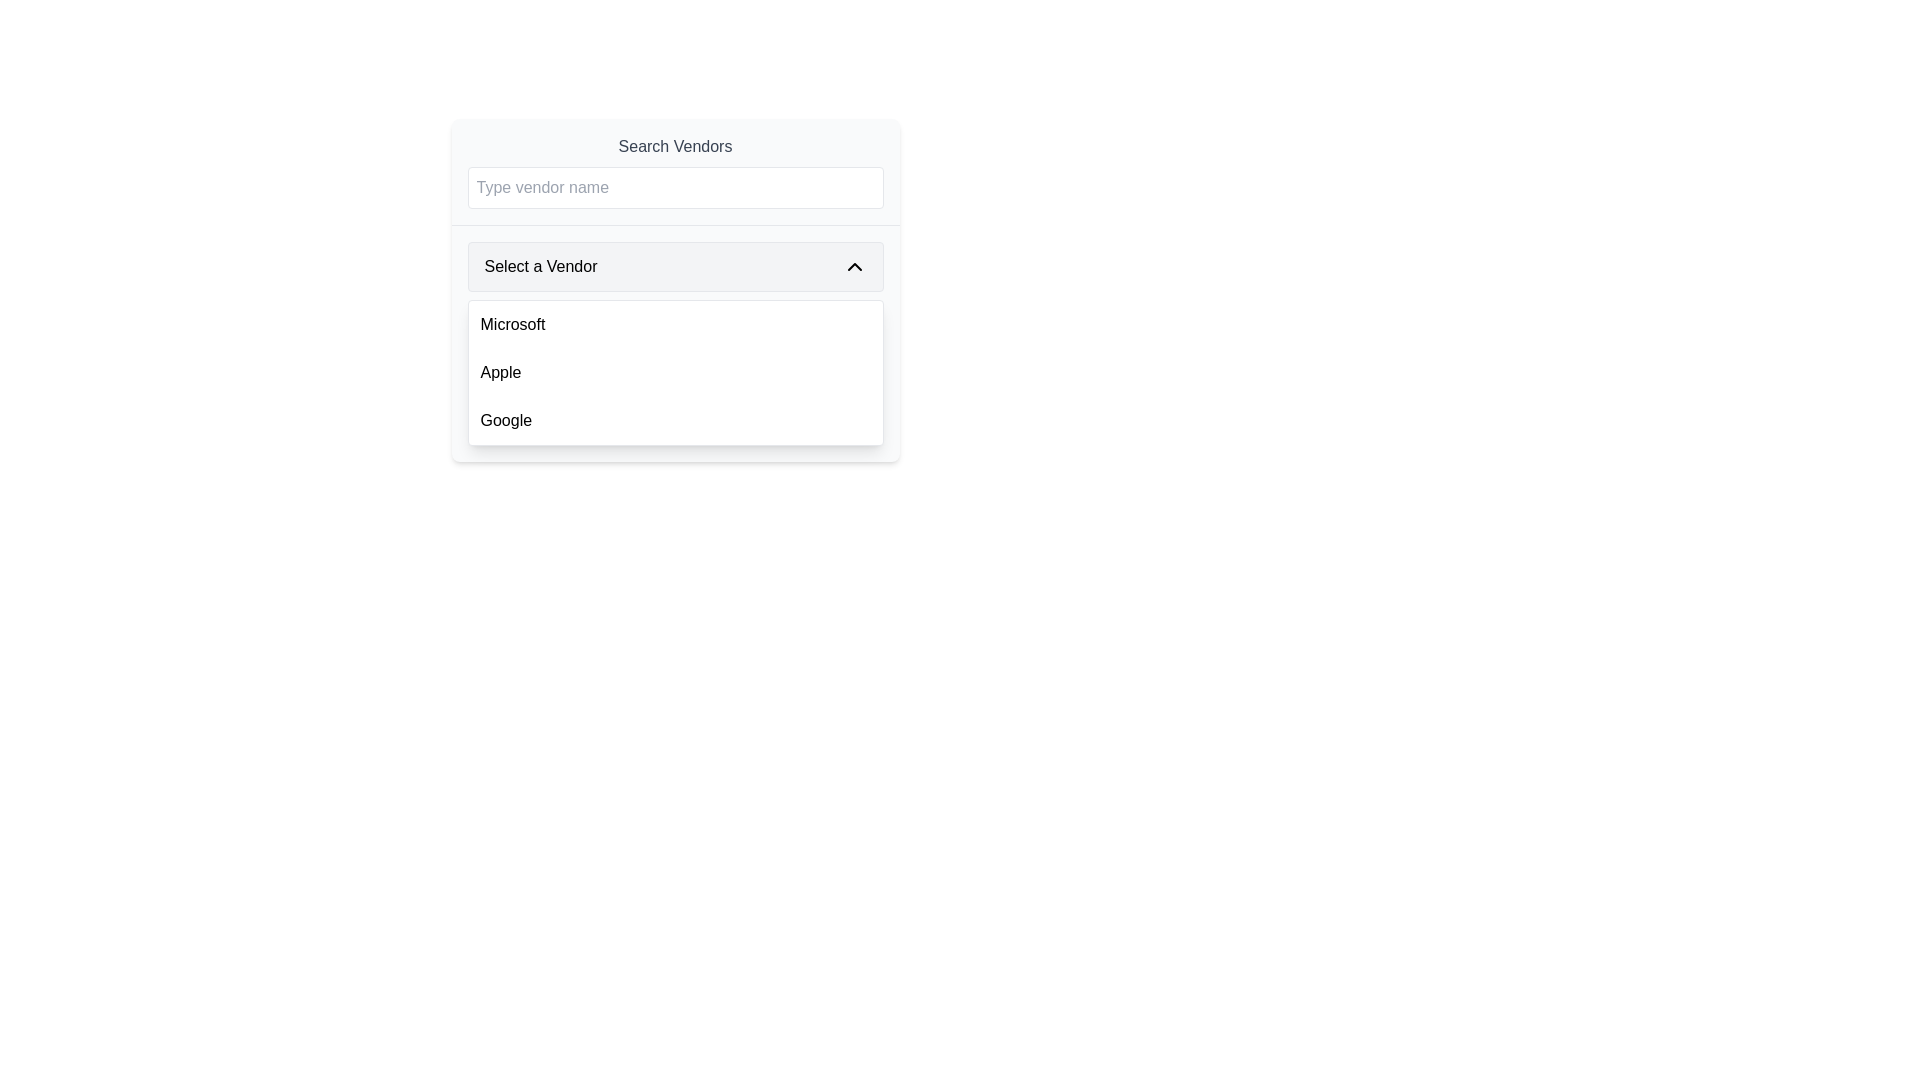  Describe the element at coordinates (675, 265) in the screenshot. I see `the dropdown menu labeled 'Select a Vendor'` at that location.